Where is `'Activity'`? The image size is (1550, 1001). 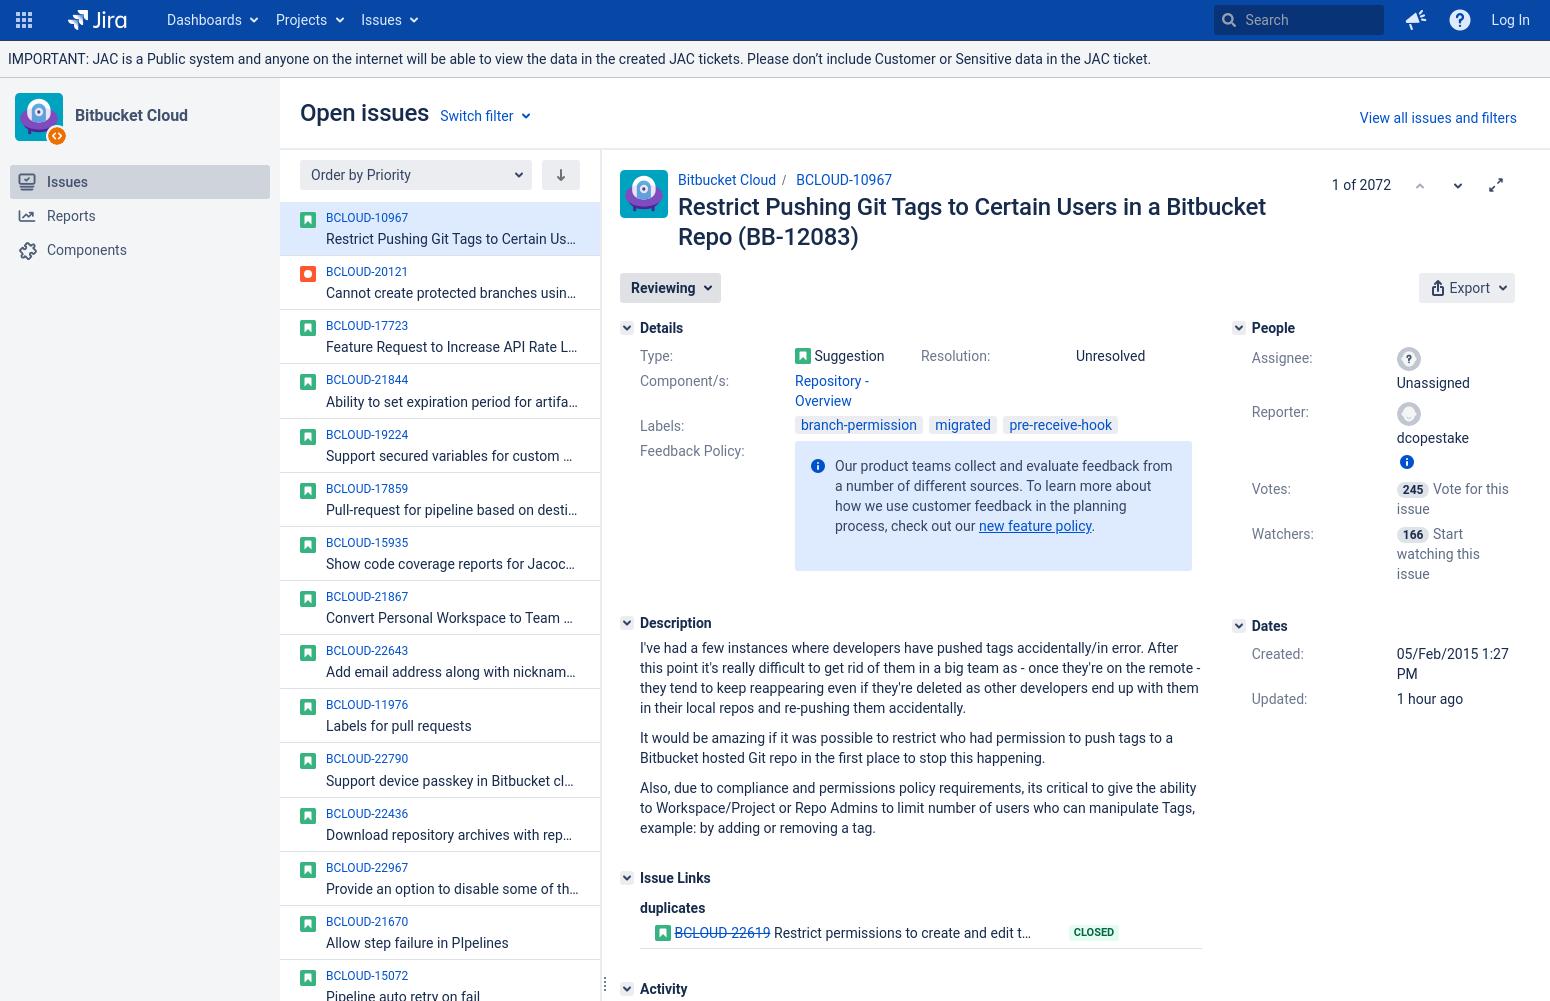
'Activity' is located at coordinates (638, 987).